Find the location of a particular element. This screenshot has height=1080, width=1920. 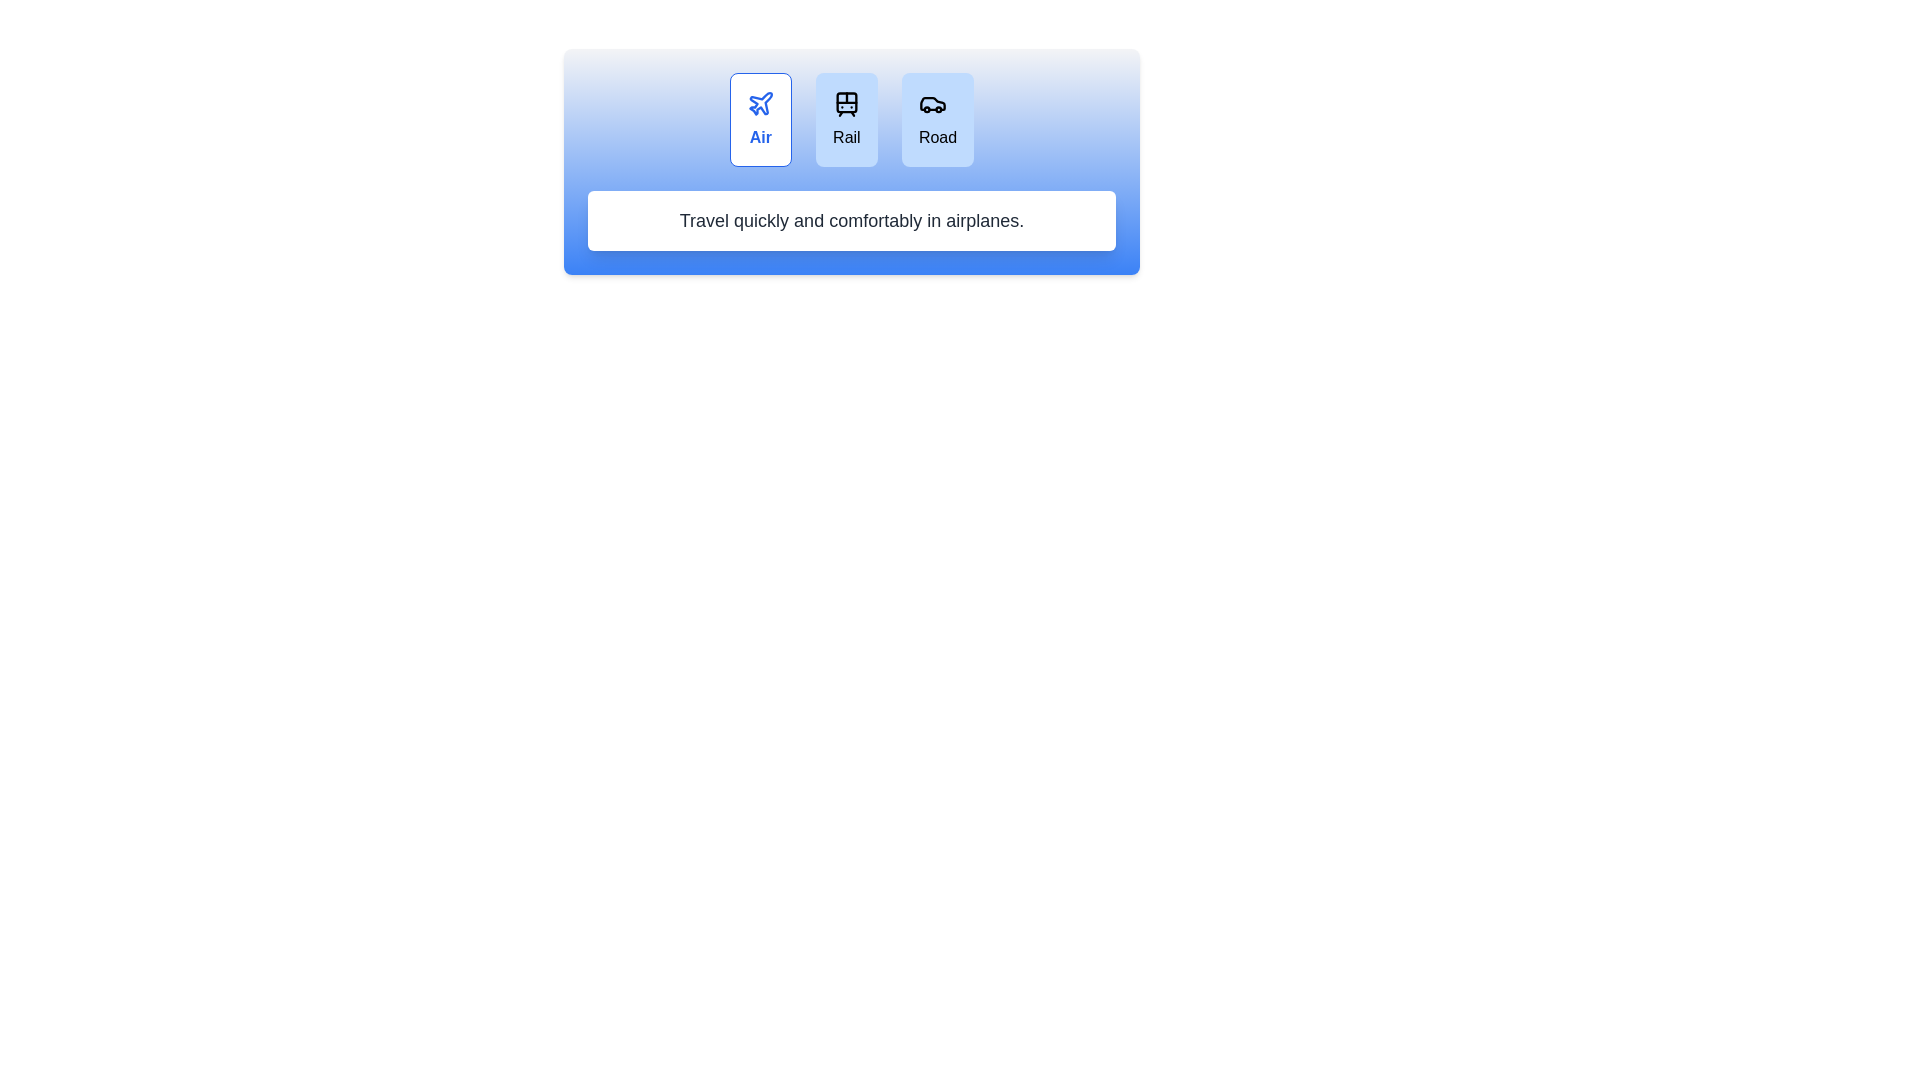

the travel mode Rail by clicking the respective button is located at coordinates (846, 119).